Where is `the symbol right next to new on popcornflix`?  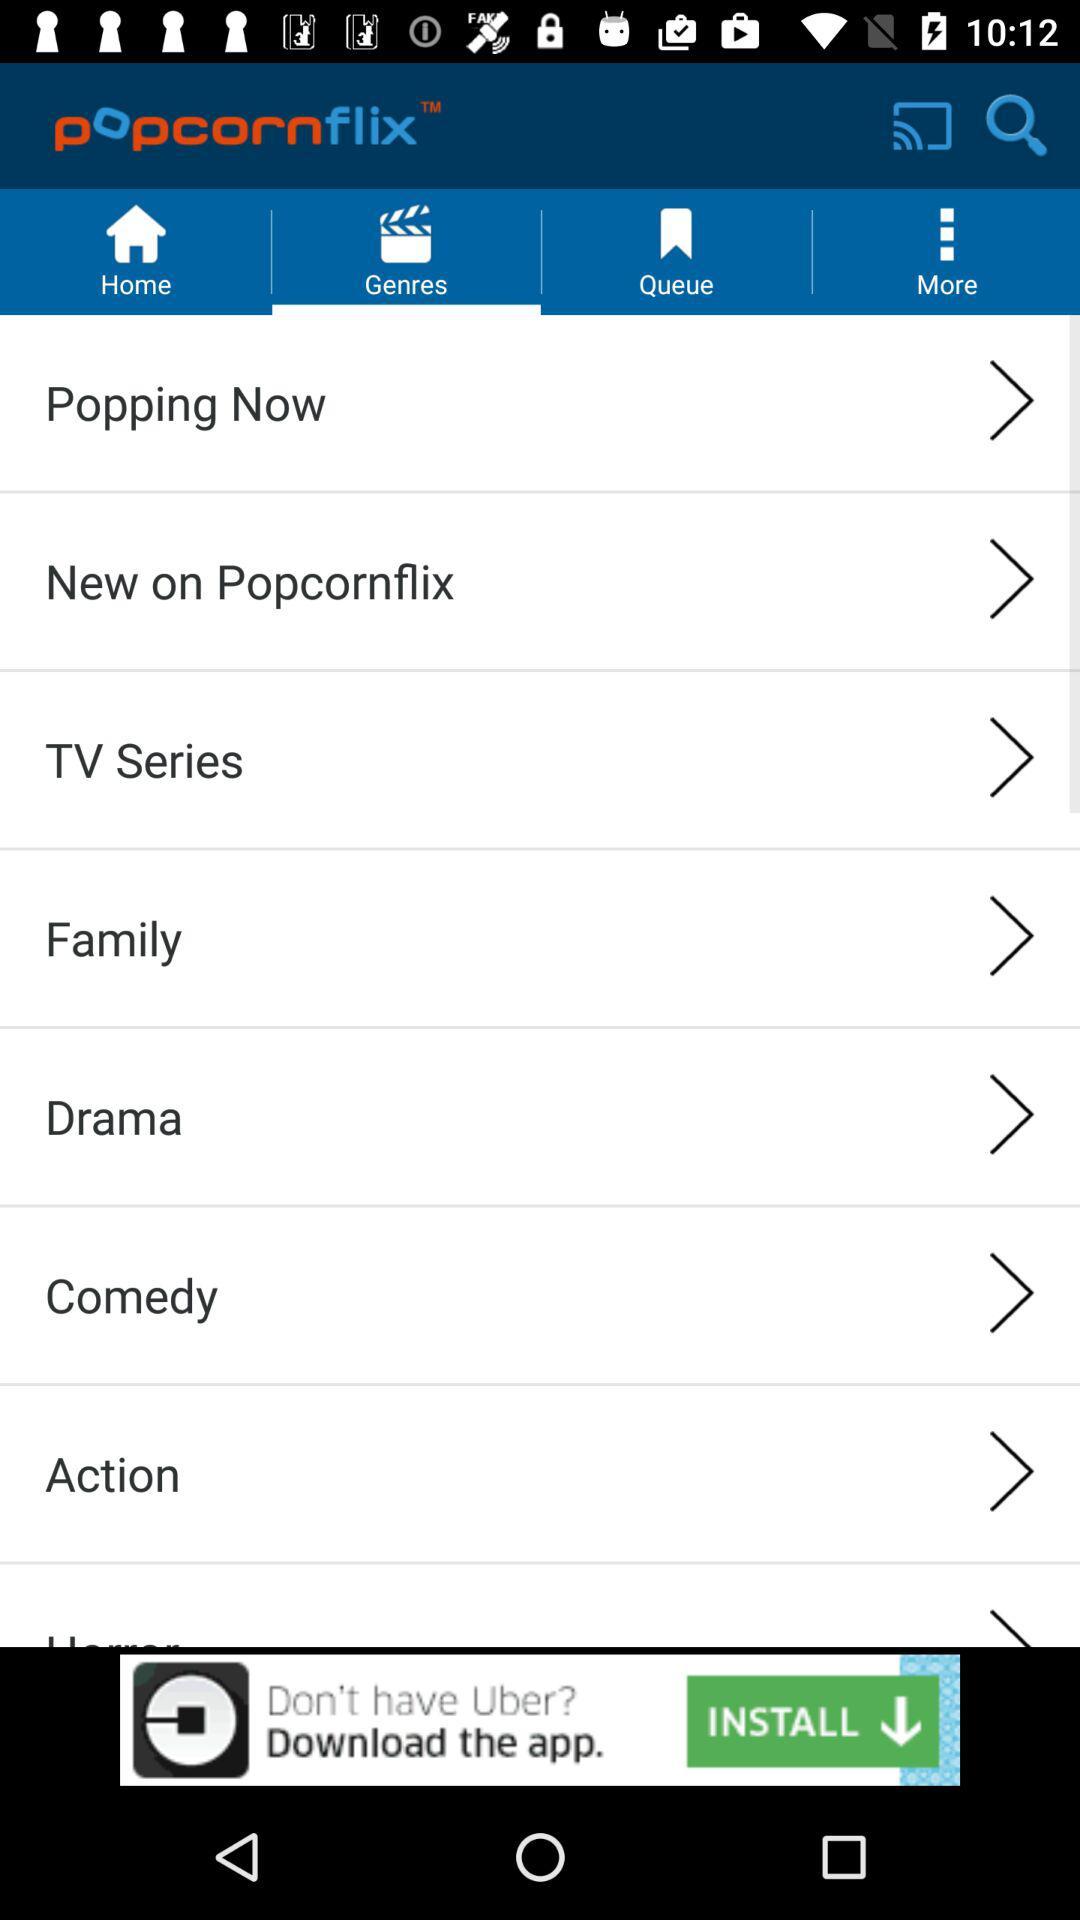
the symbol right next to new on popcornflix is located at coordinates (1012, 580).